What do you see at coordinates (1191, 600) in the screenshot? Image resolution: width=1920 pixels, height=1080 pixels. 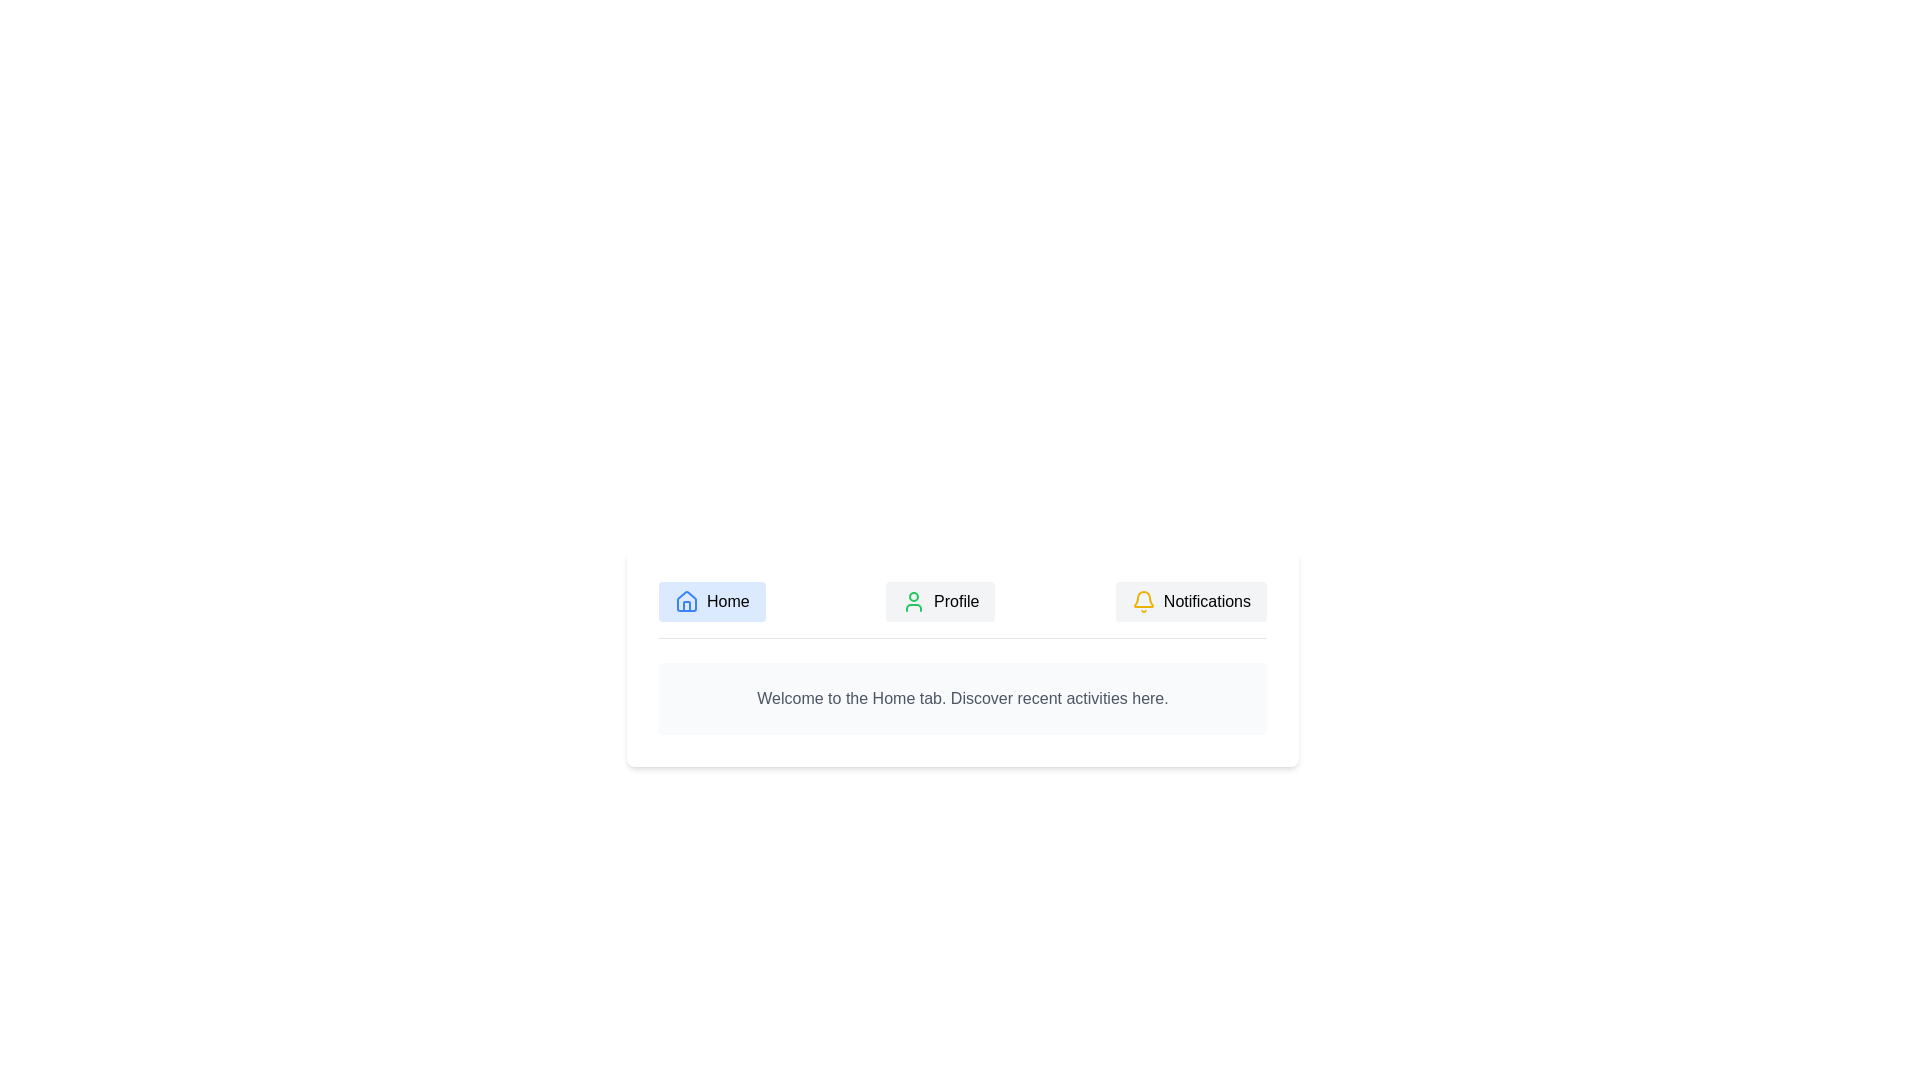 I see `the tab labeled Notifications to observe its hover effect` at bounding box center [1191, 600].